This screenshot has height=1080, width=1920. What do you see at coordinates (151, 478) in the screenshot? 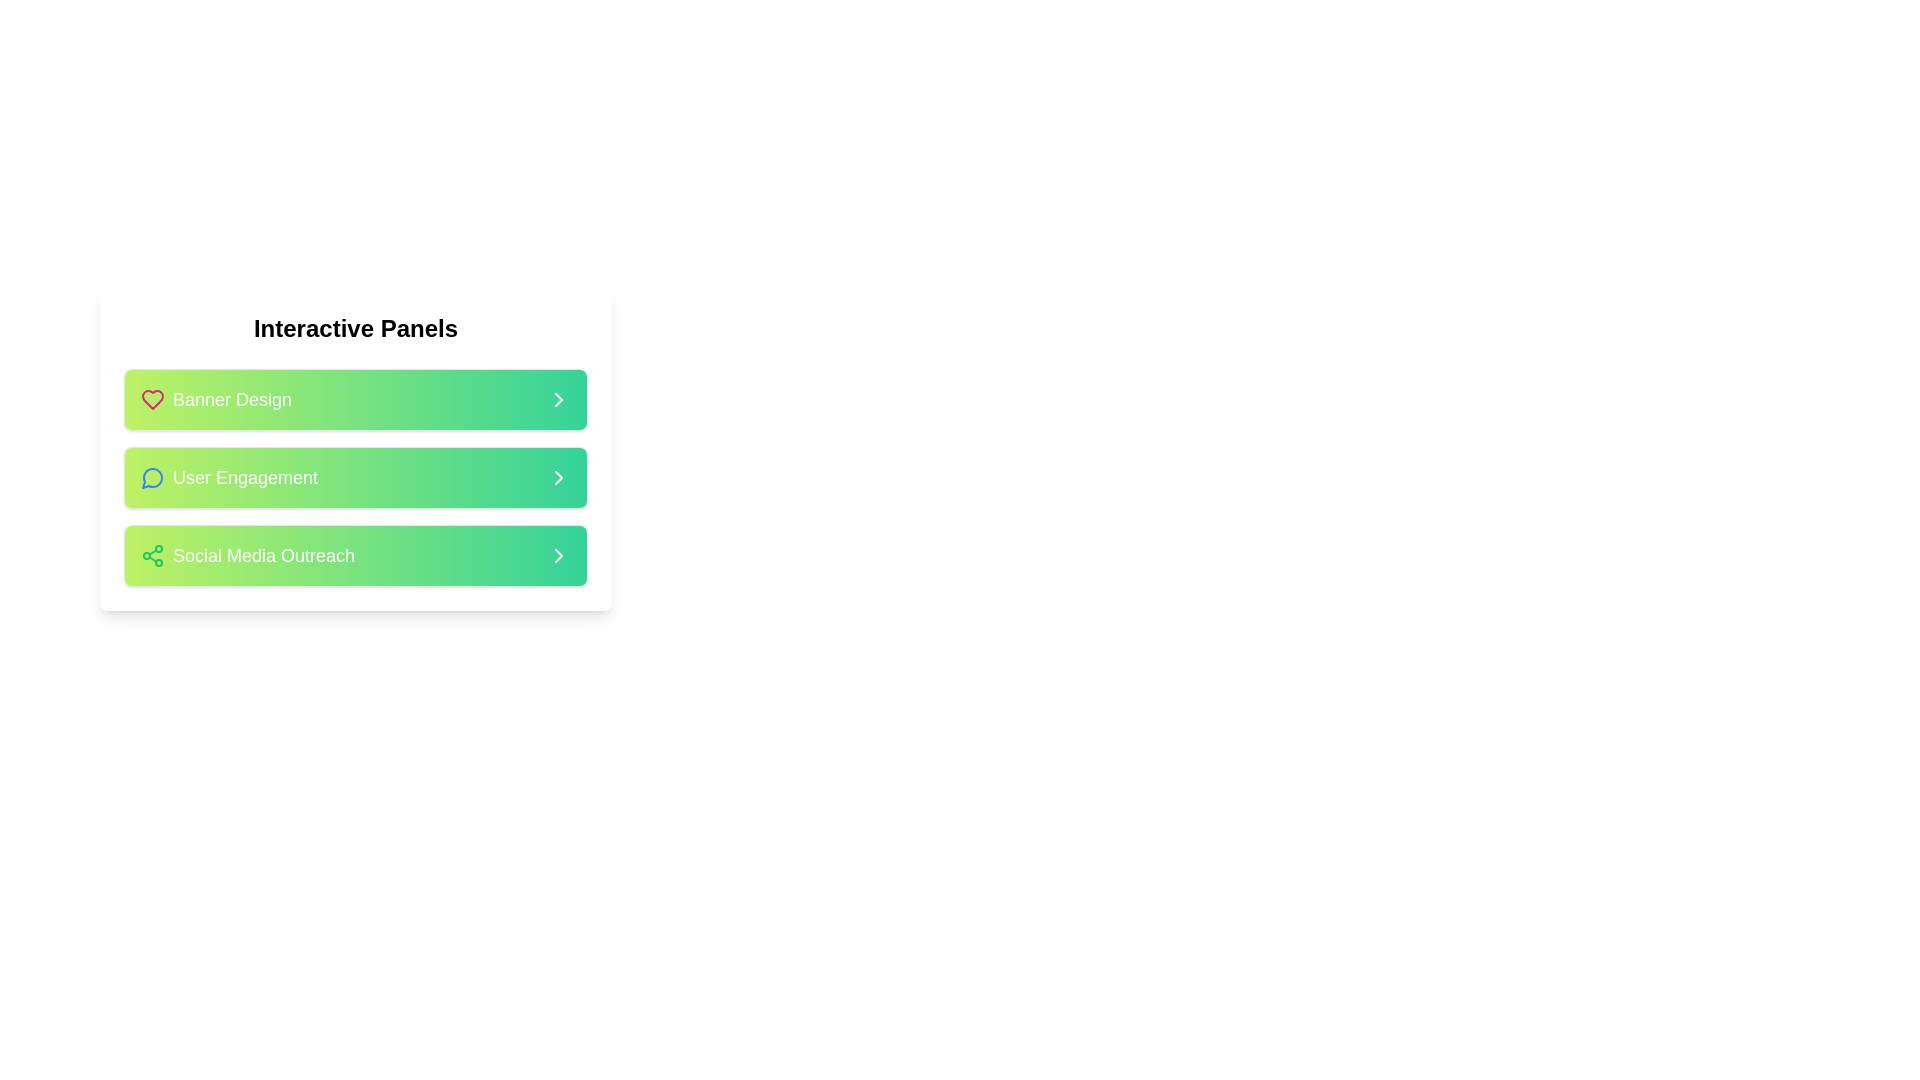
I see `the 'User Engagement' icon located next to the label 'User Engagement' in the 'Interactive Panels' section` at bounding box center [151, 478].